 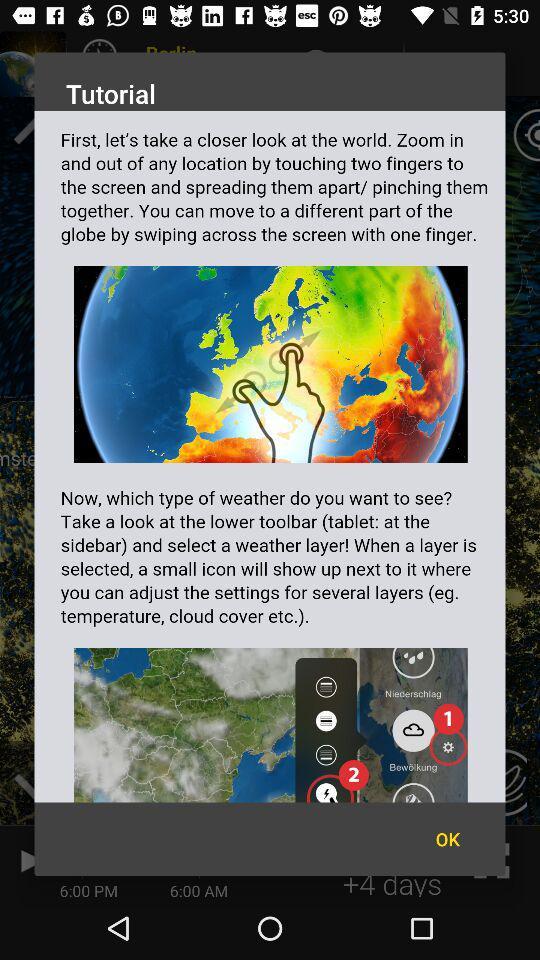 I want to click on the play icon, so click(x=28, y=859).